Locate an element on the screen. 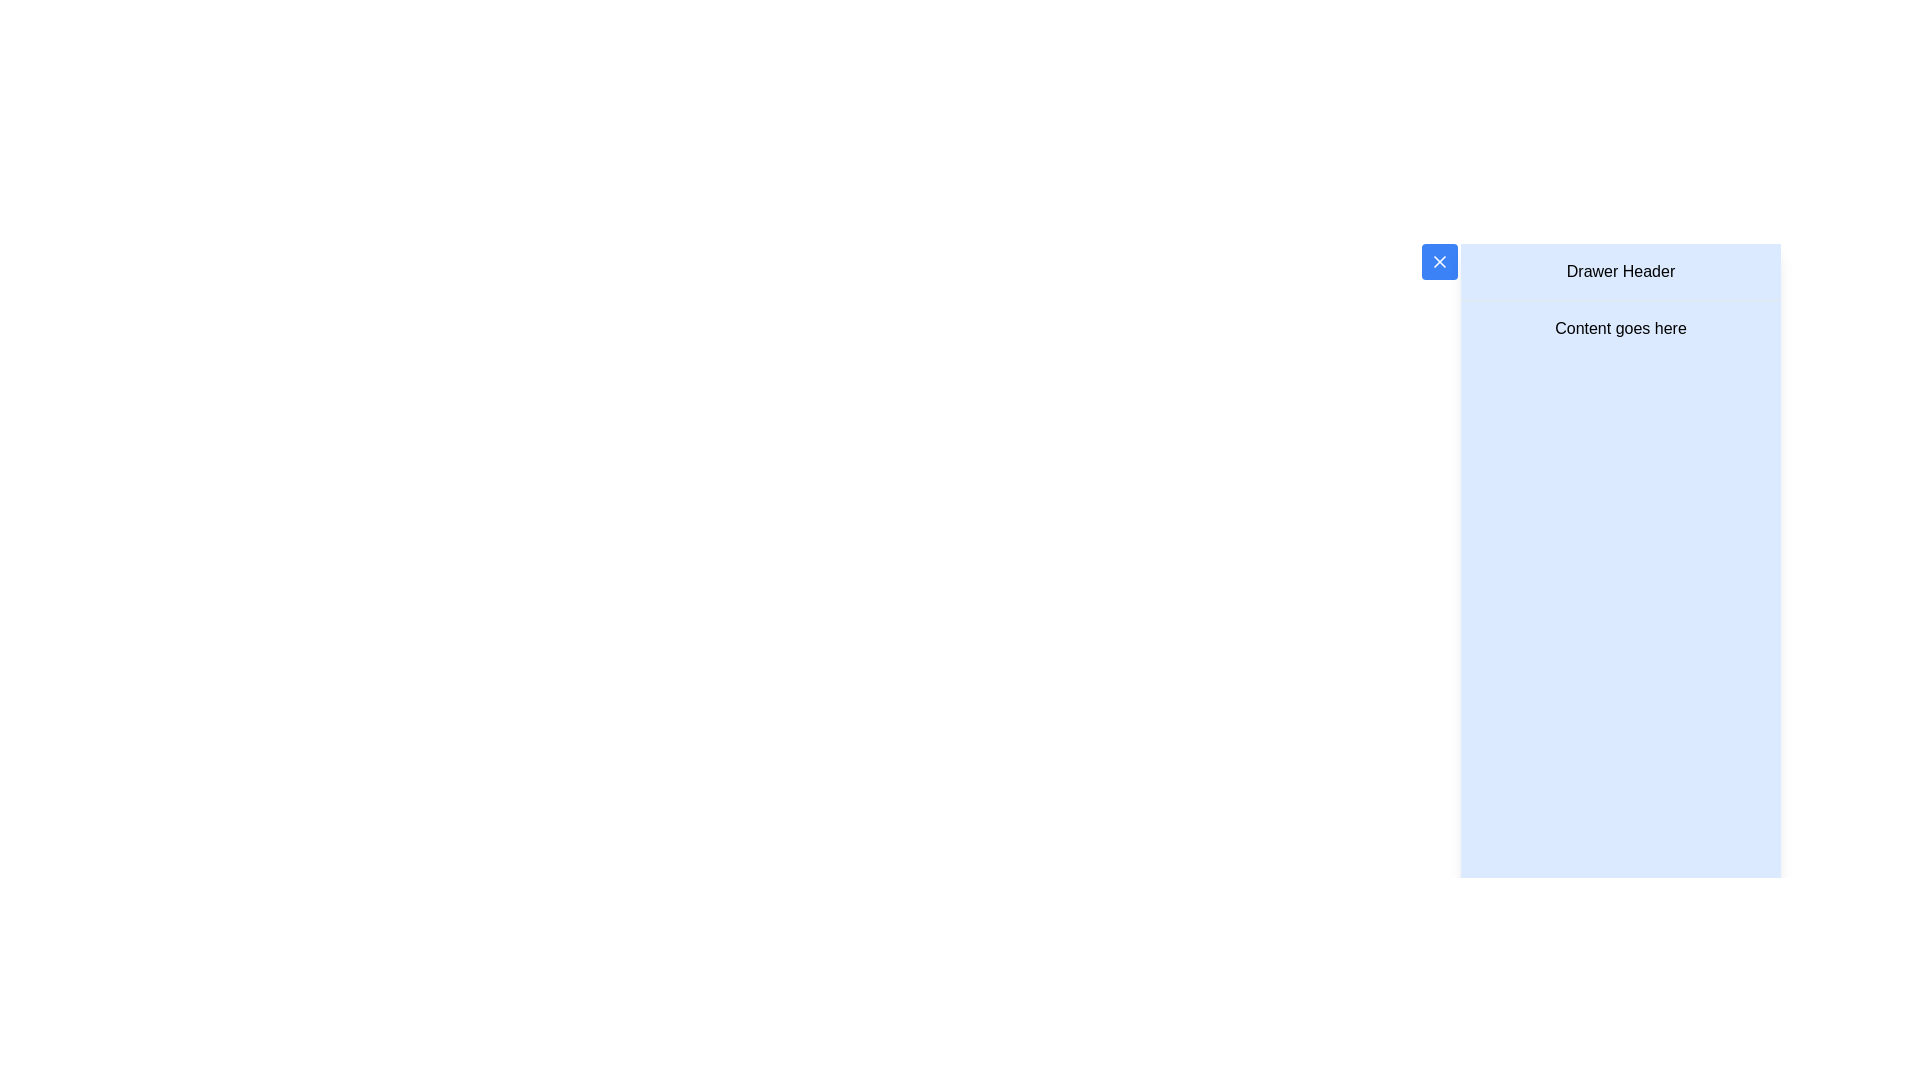  the rectangular blue button with rounded corners and white text labeled 'X' is located at coordinates (1438, 261).